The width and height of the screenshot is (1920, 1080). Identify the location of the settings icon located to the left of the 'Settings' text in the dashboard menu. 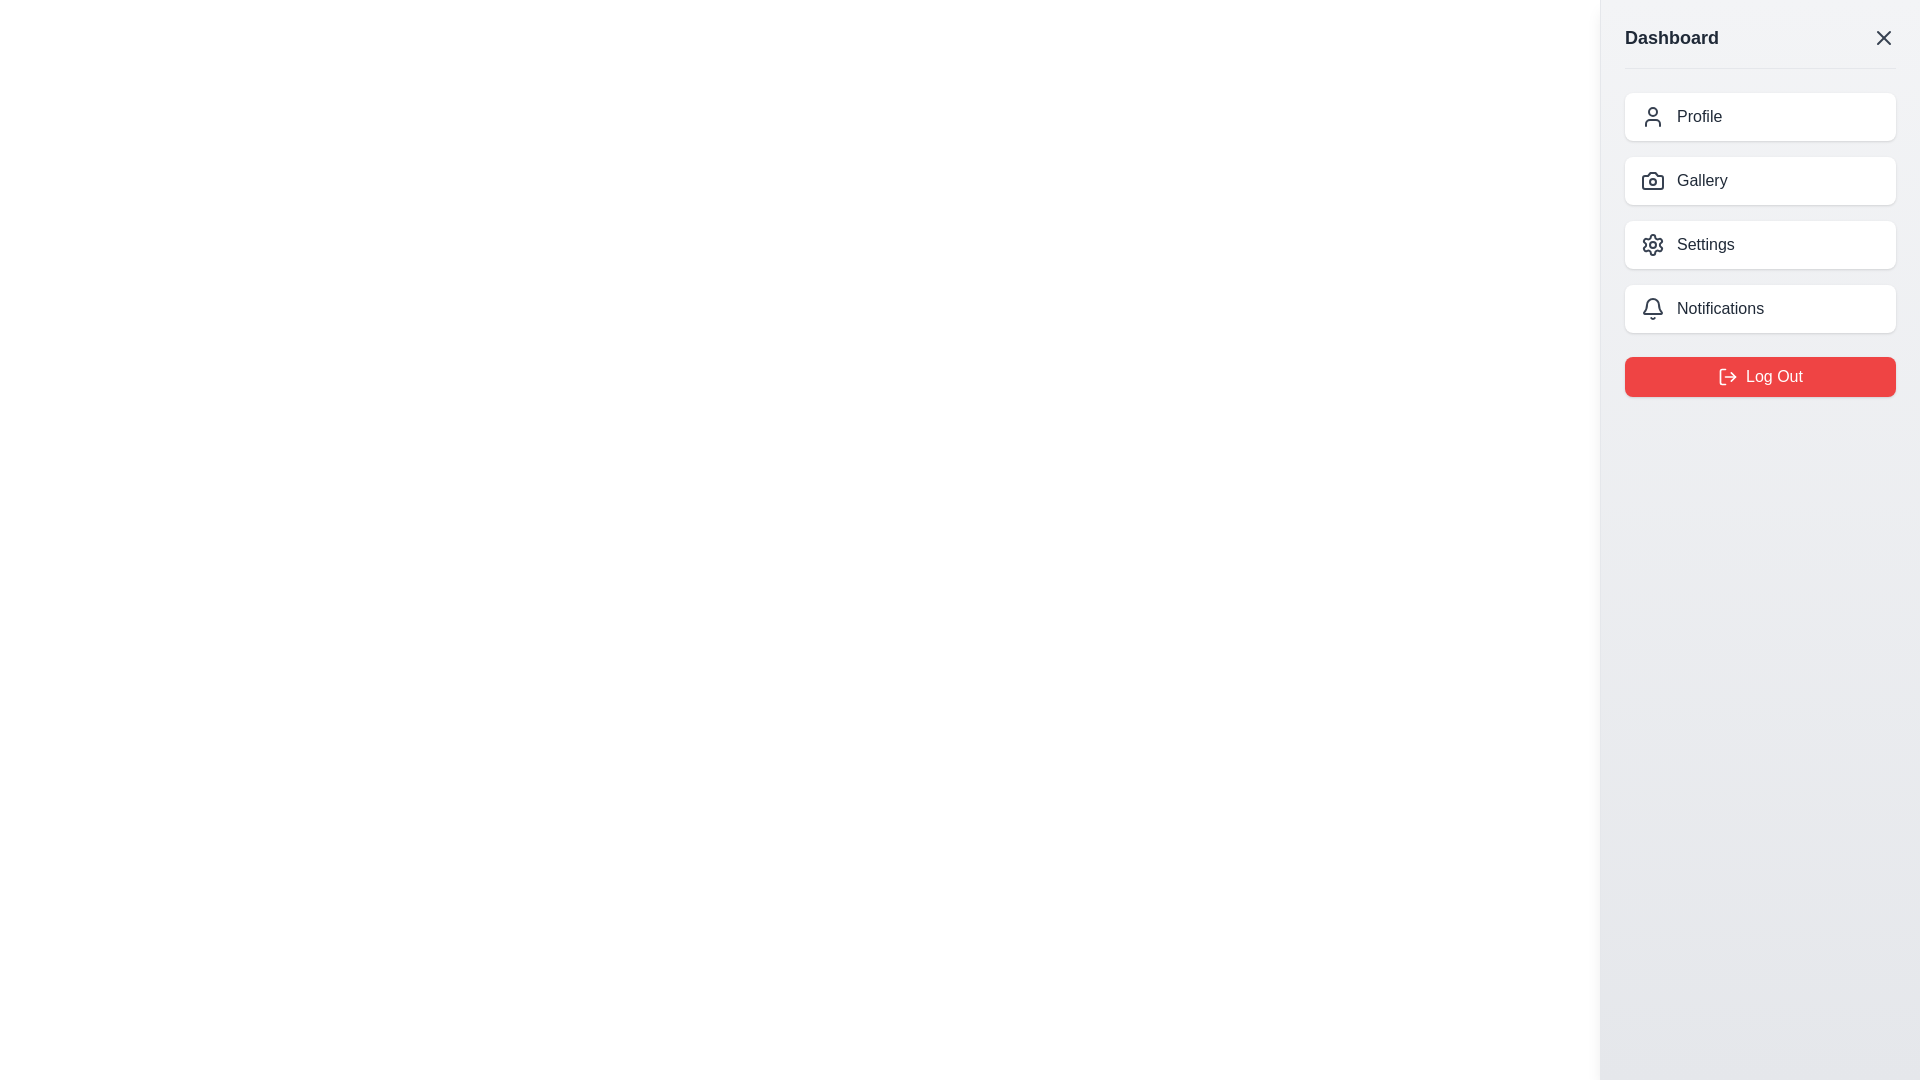
(1652, 244).